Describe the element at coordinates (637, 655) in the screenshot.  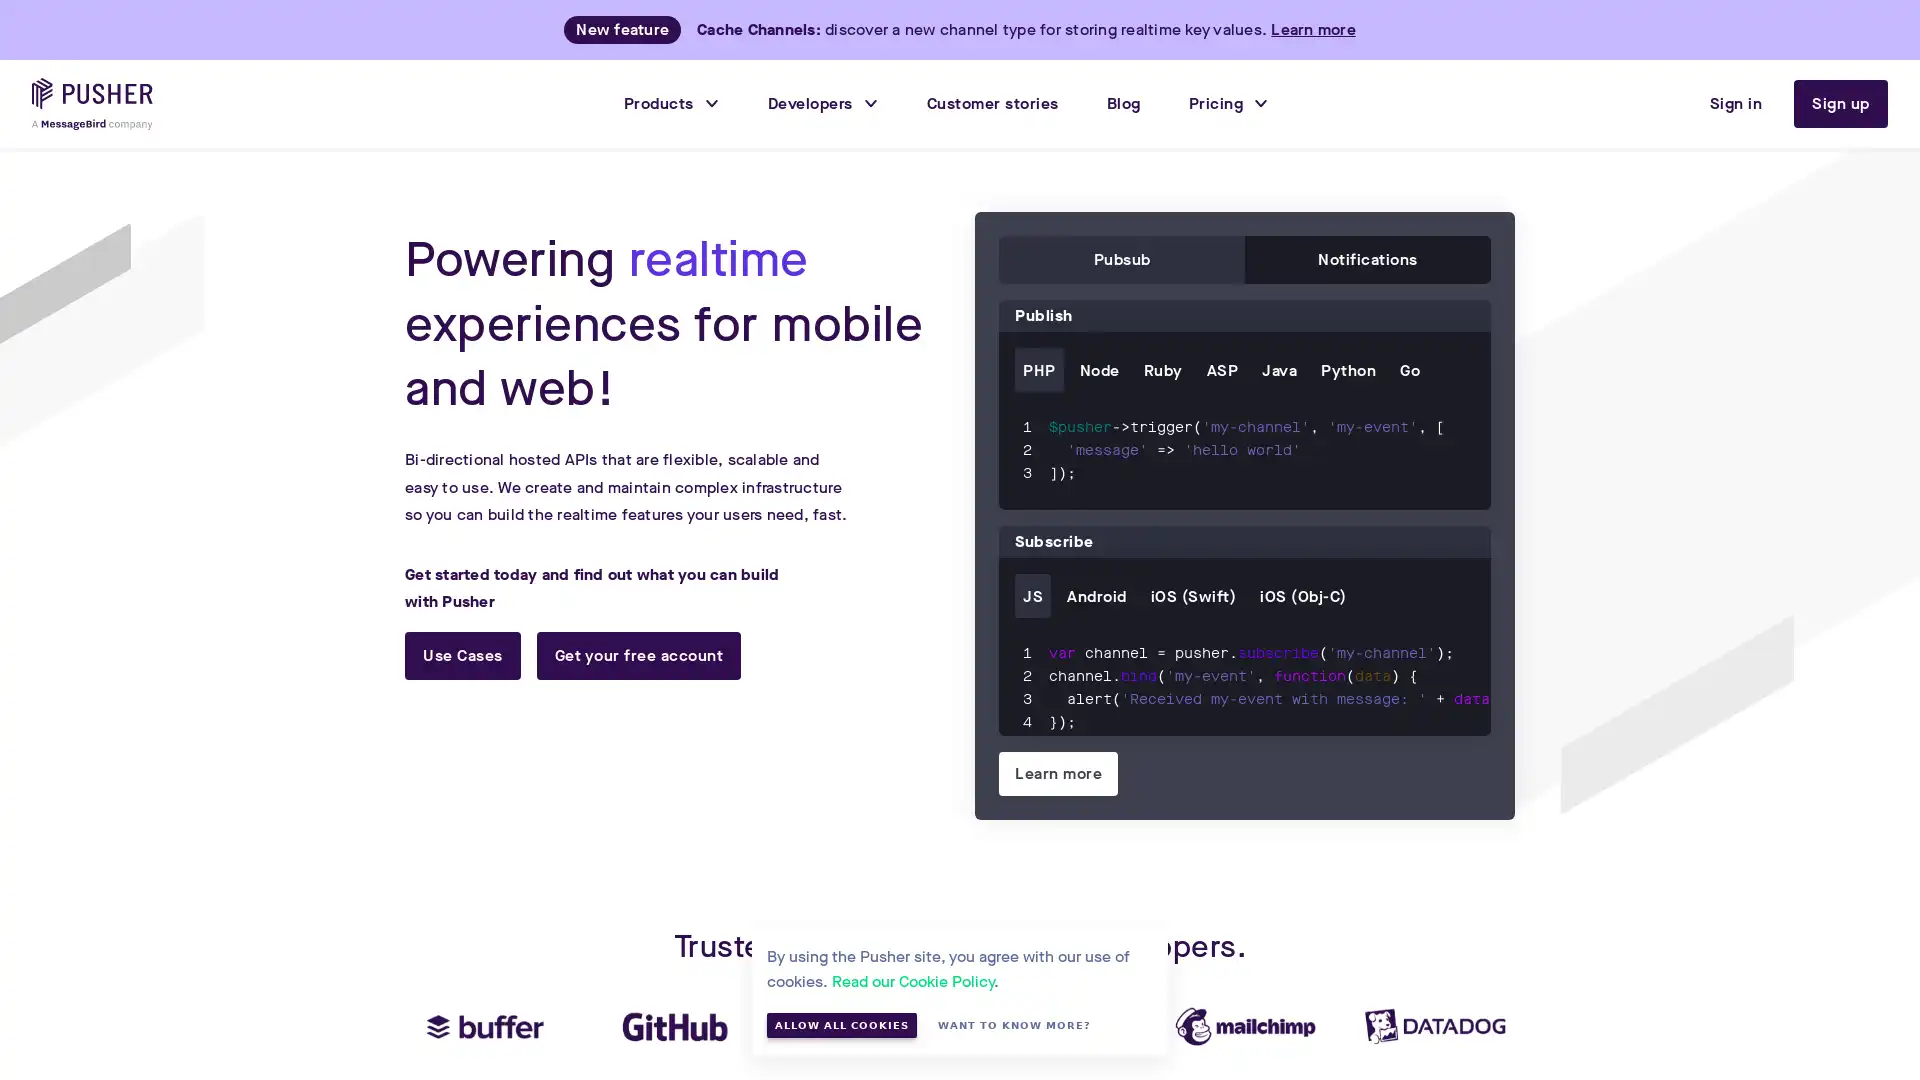
I see `Get your free account` at that location.